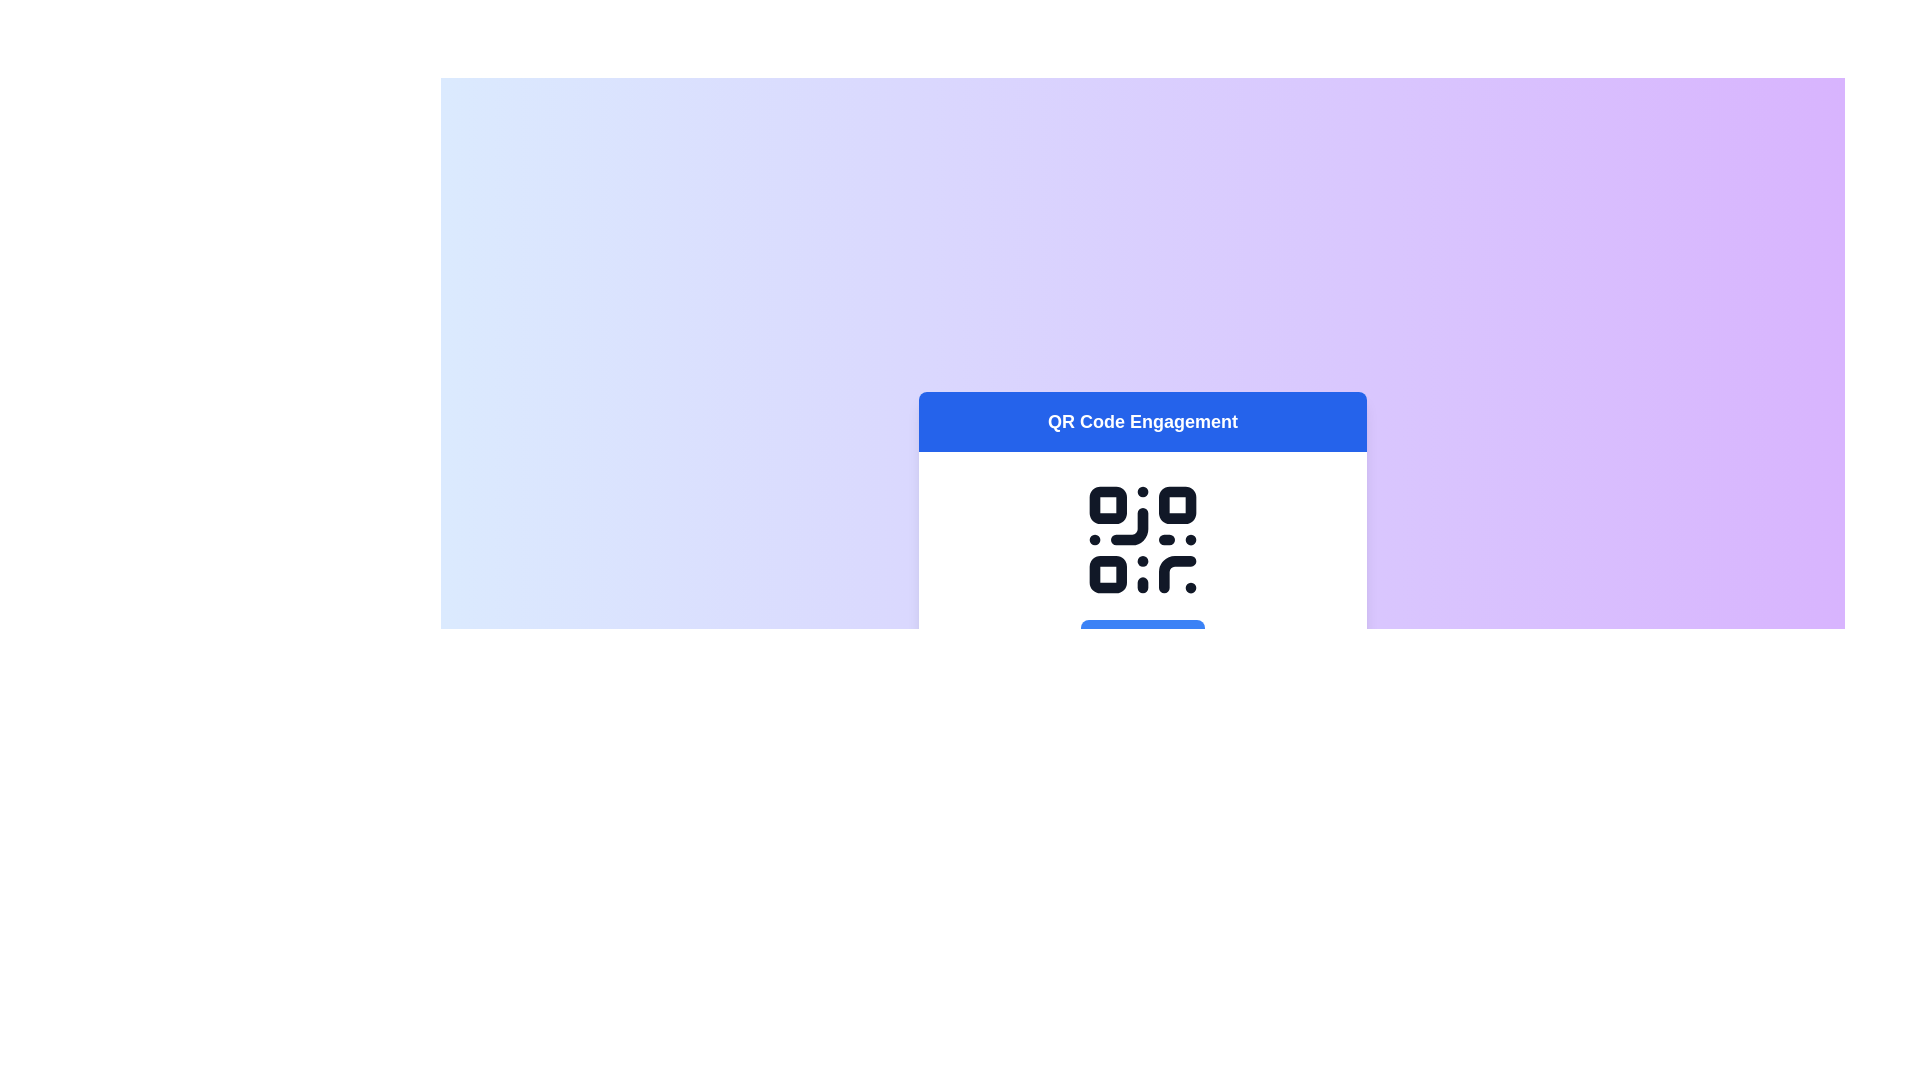 The width and height of the screenshot is (1920, 1080). I want to click on the small square component located in the upper-right of the QR code design, which is the second square in the first row of the grid-like structure, so click(1177, 504).